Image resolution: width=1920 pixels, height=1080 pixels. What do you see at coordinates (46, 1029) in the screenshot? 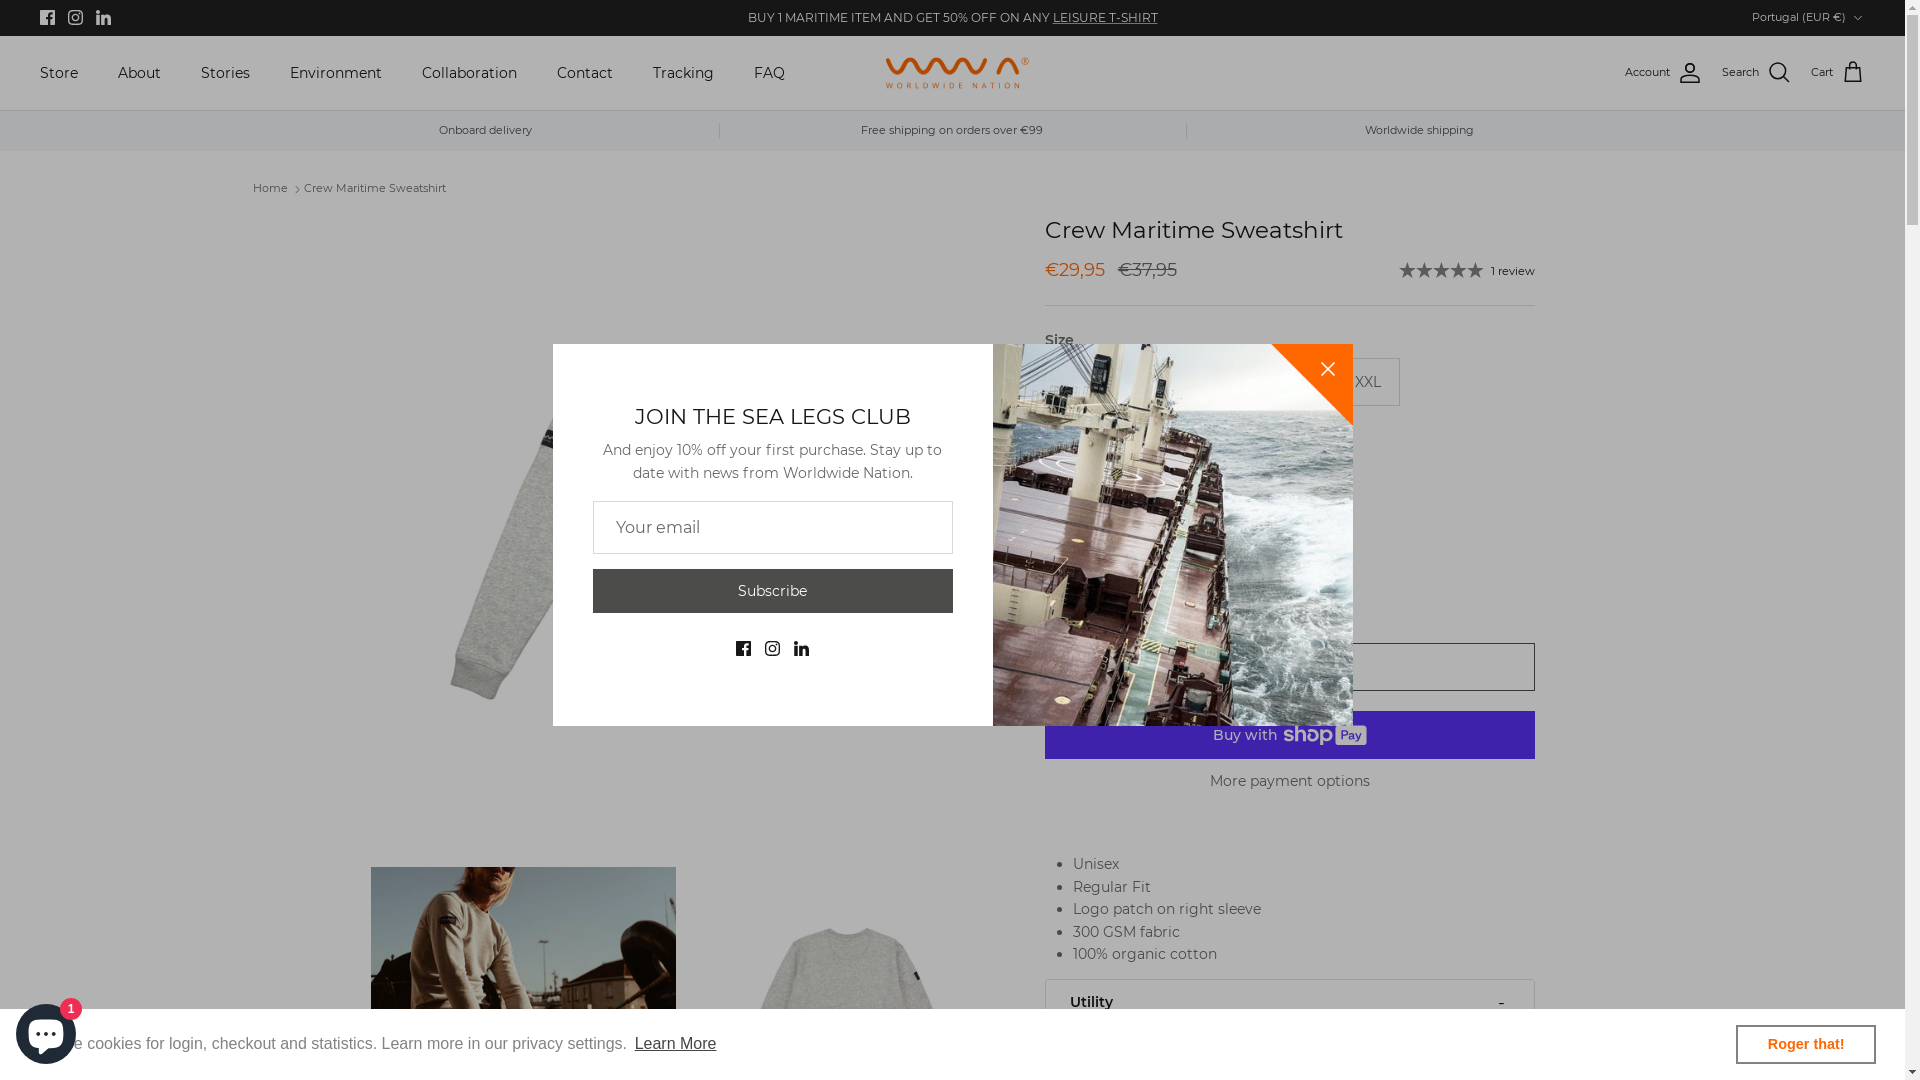
I see `'Shopify online store chat'` at bounding box center [46, 1029].